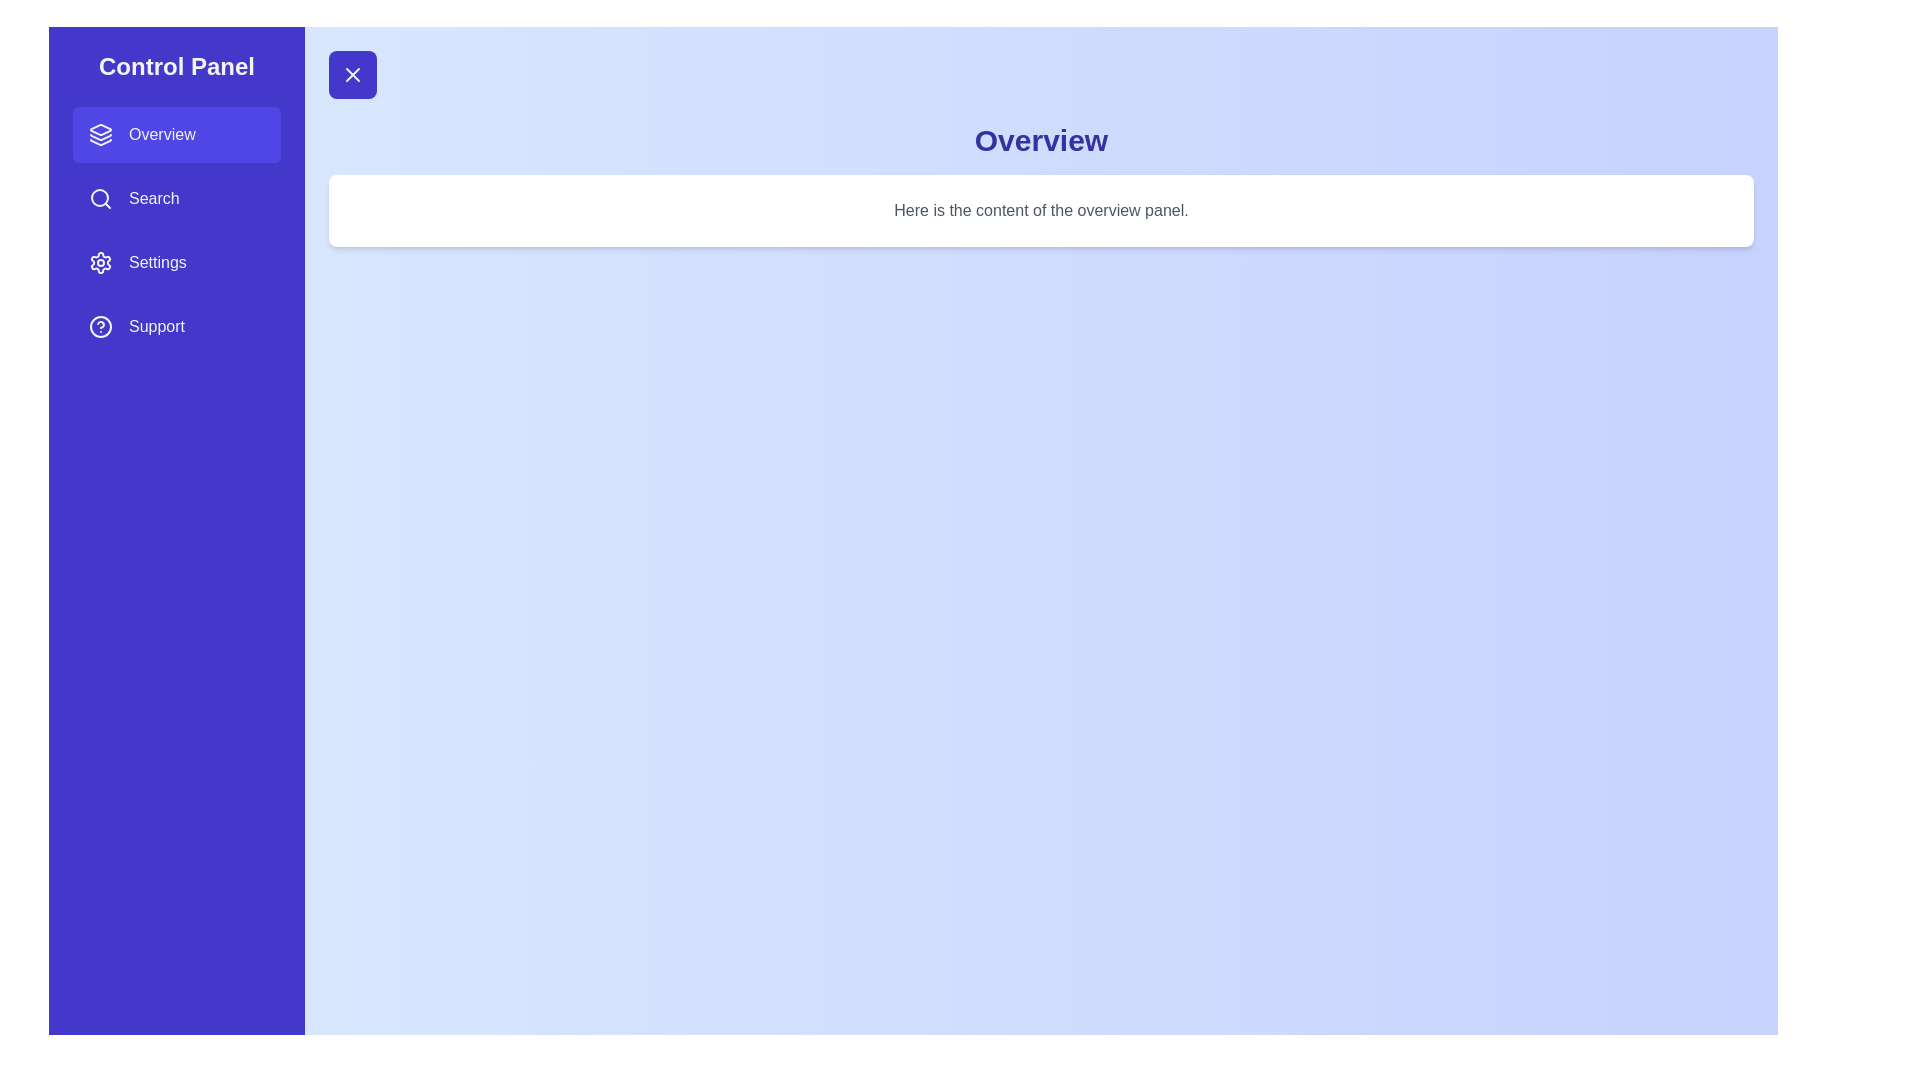 This screenshot has width=1920, height=1080. Describe the element at coordinates (177, 135) in the screenshot. I see `the panel Overview from the sidebar` at that location.